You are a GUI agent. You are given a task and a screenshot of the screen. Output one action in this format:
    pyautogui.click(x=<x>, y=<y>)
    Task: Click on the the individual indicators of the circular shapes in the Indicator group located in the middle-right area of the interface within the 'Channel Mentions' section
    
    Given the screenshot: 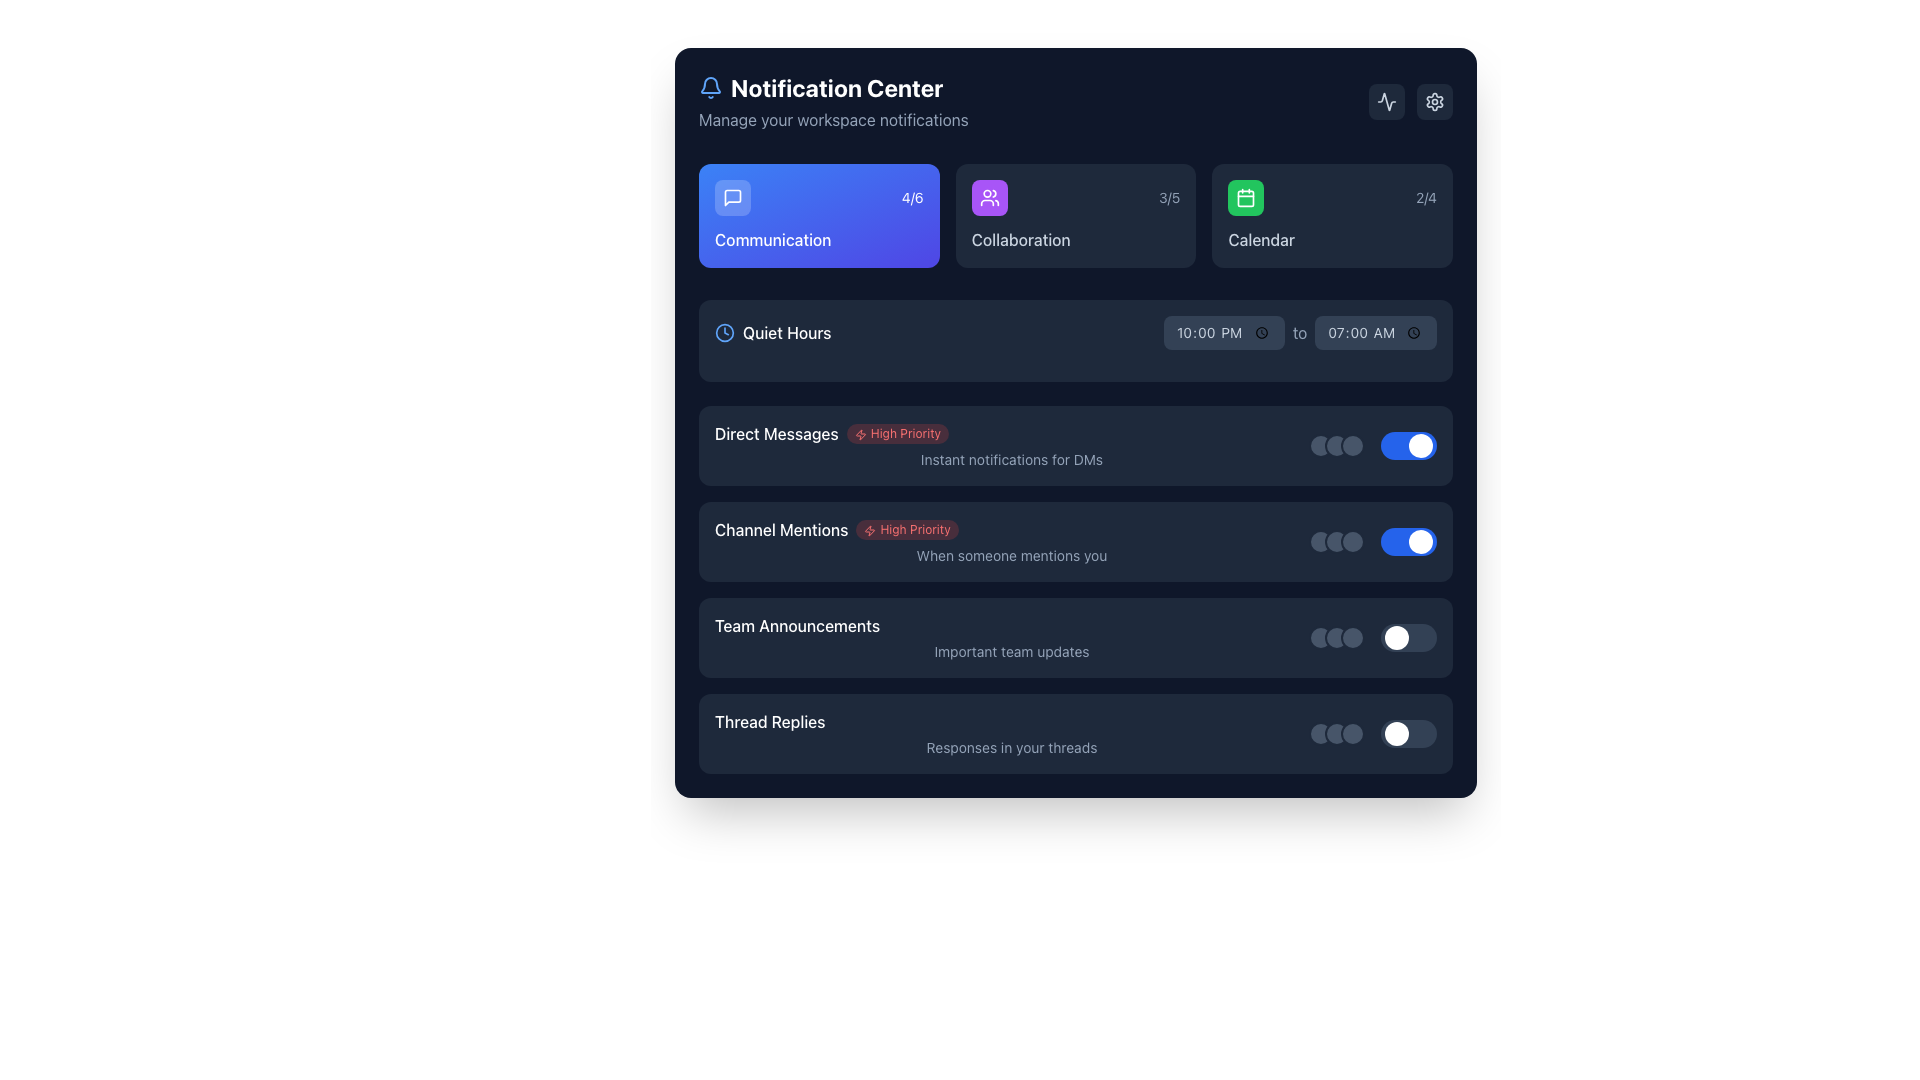 What is the action you would take?
    pyautogui.click(x=1337, y=542)
    